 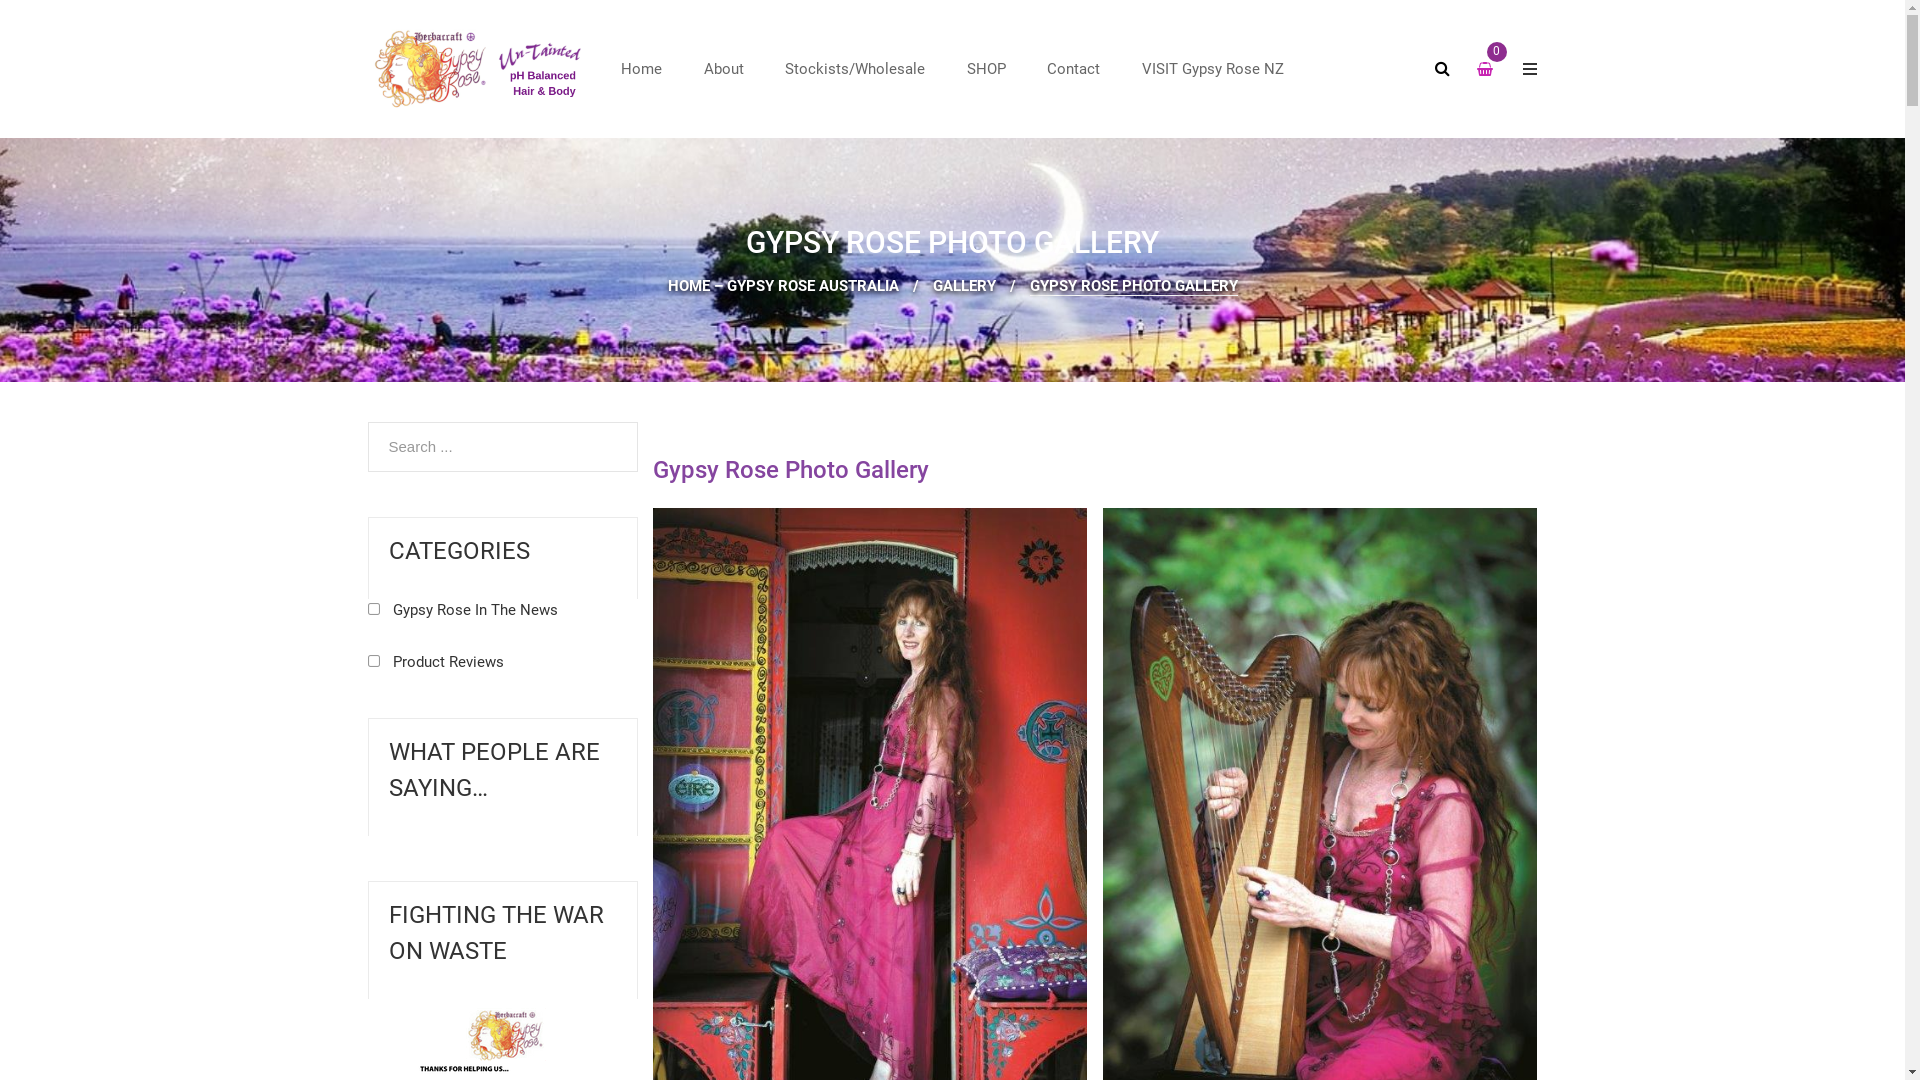 I want to click on 'Gypsy Rose In The News', so click(x=461, y=608).